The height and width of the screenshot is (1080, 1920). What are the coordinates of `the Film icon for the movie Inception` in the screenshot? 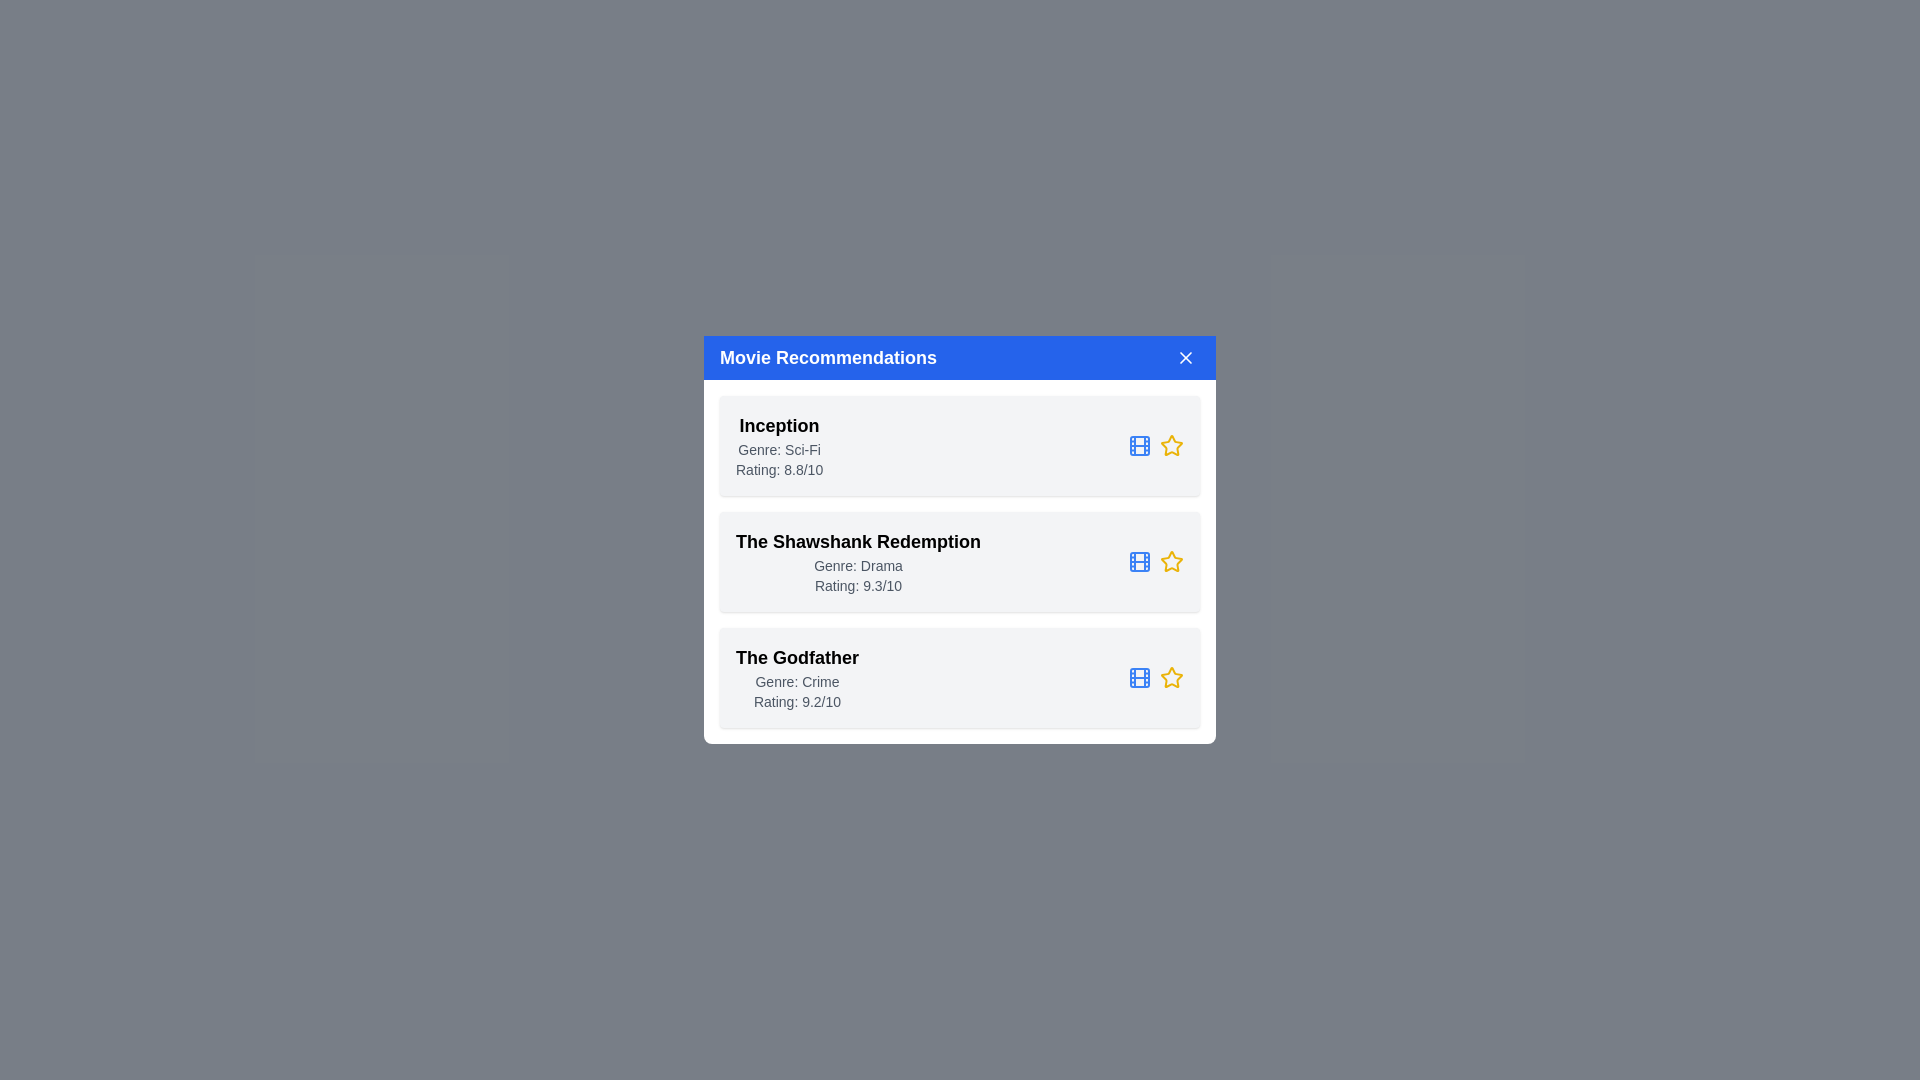 It's located at (1140, 445).